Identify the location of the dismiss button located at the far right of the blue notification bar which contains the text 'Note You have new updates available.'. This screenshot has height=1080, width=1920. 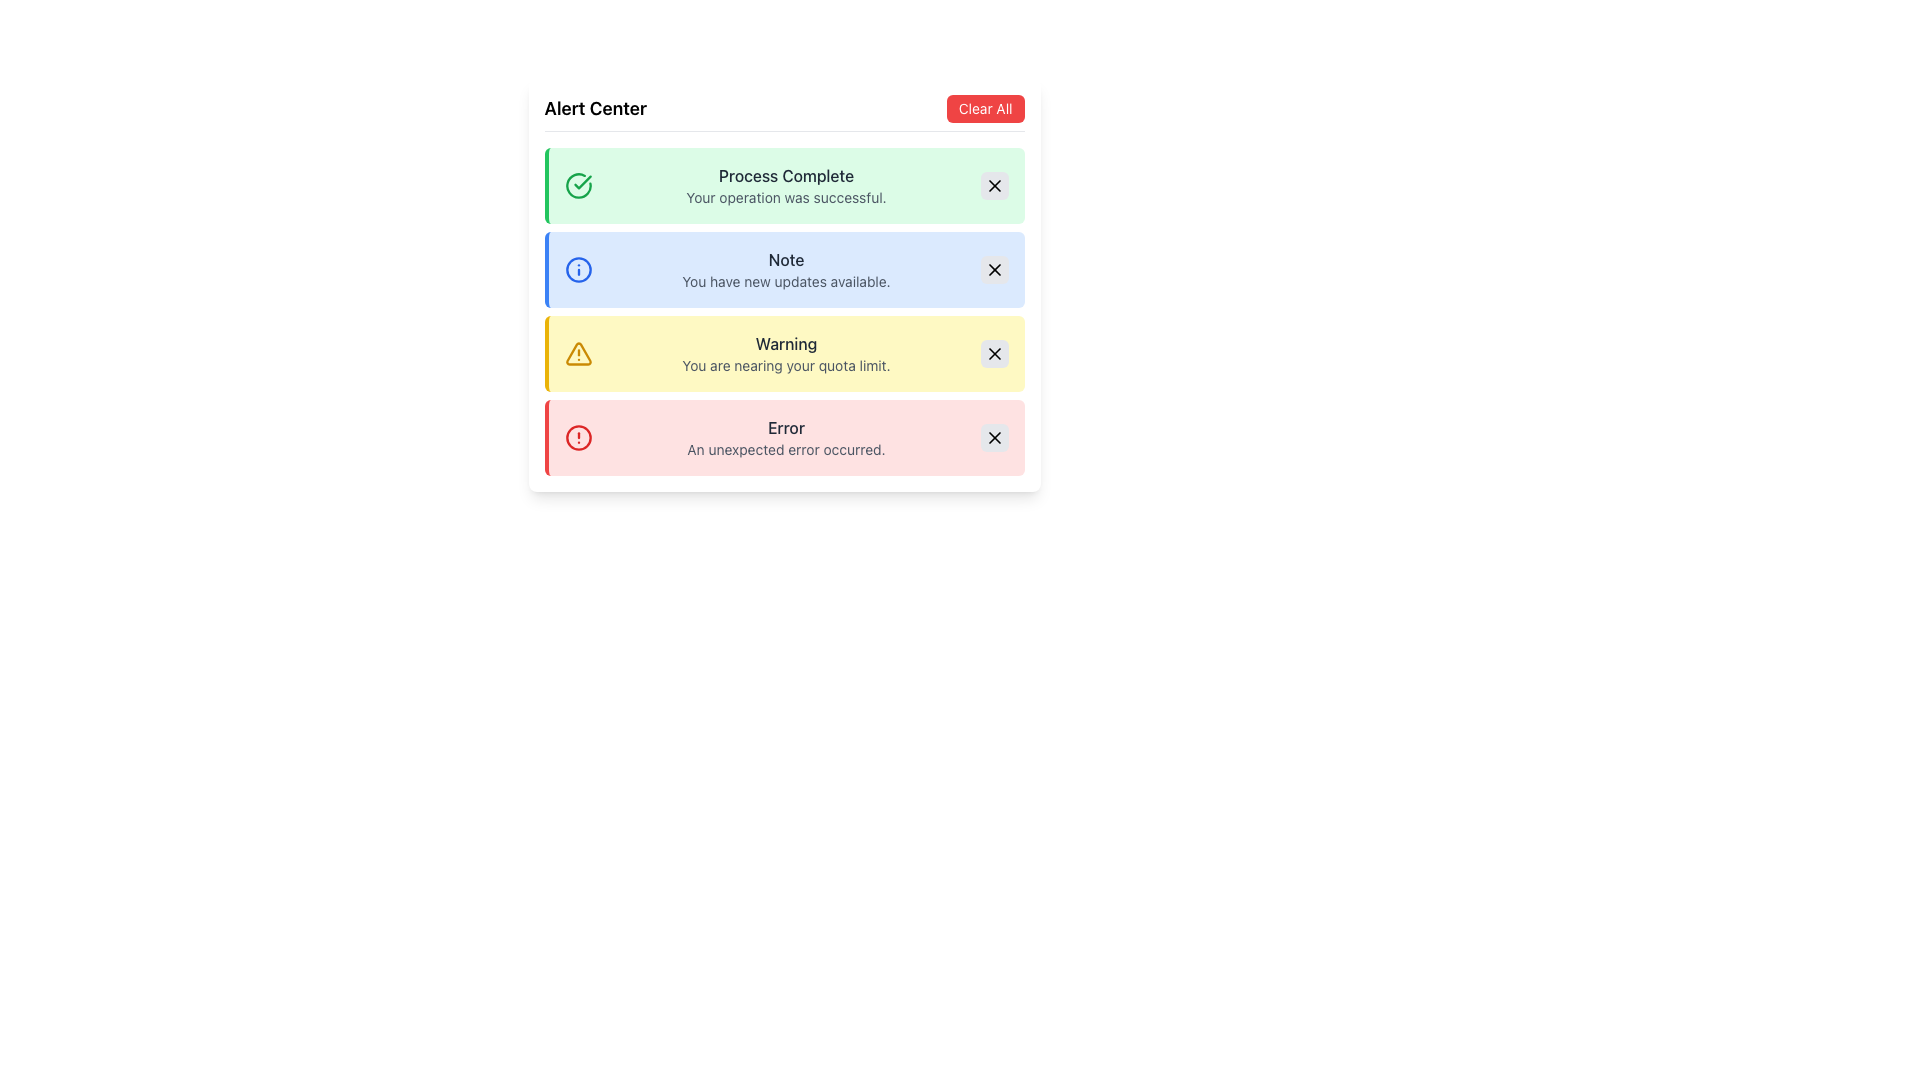
(994, 270).